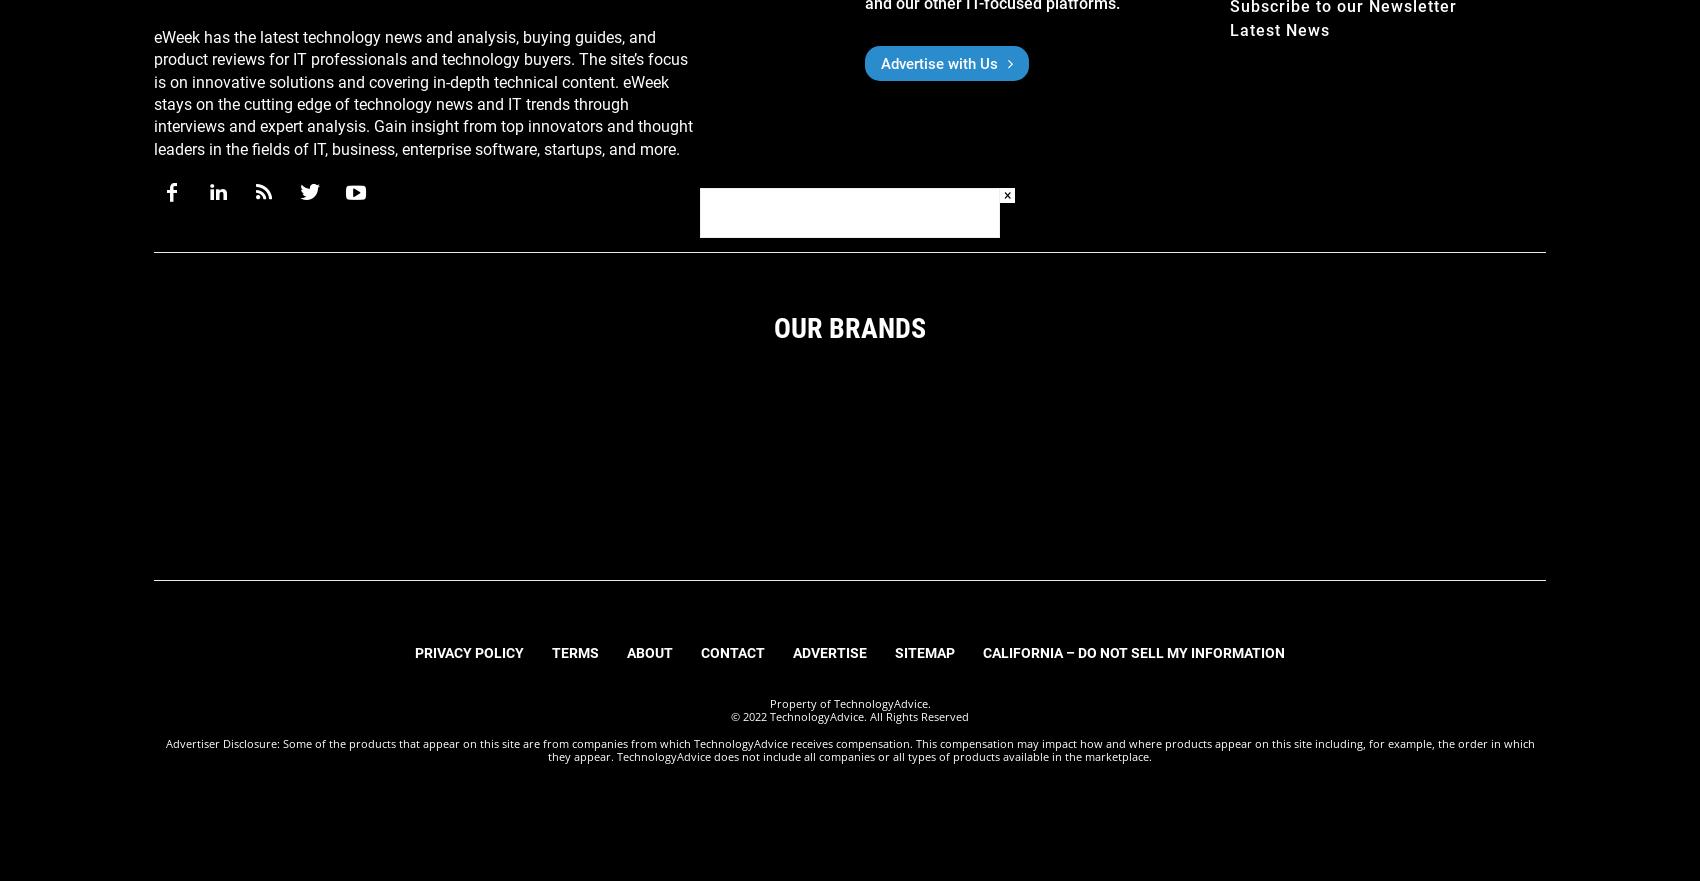  What do you see at coordinates (895, 652) in the screenshot?
I see `'Sitemap'` at bounding box center [895, 652].